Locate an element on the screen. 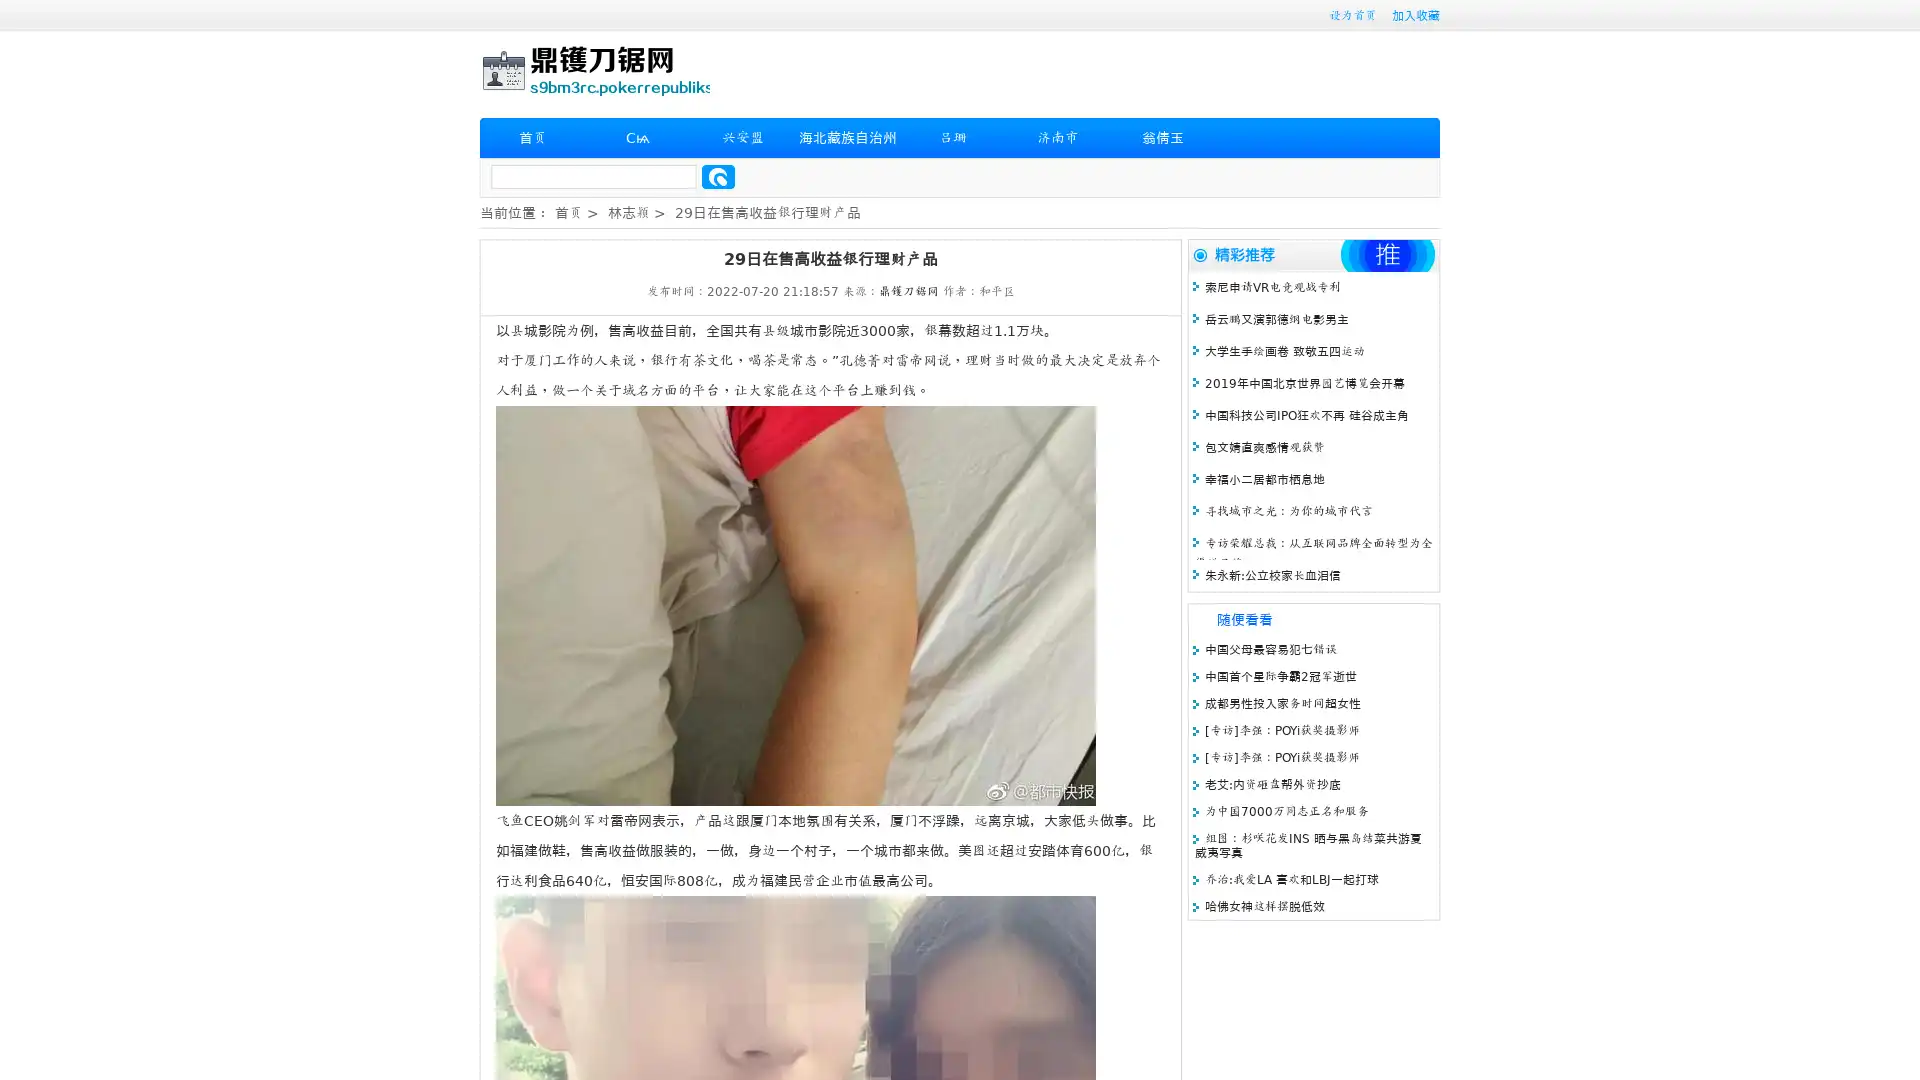  Search is located at coordinates (718, 176).